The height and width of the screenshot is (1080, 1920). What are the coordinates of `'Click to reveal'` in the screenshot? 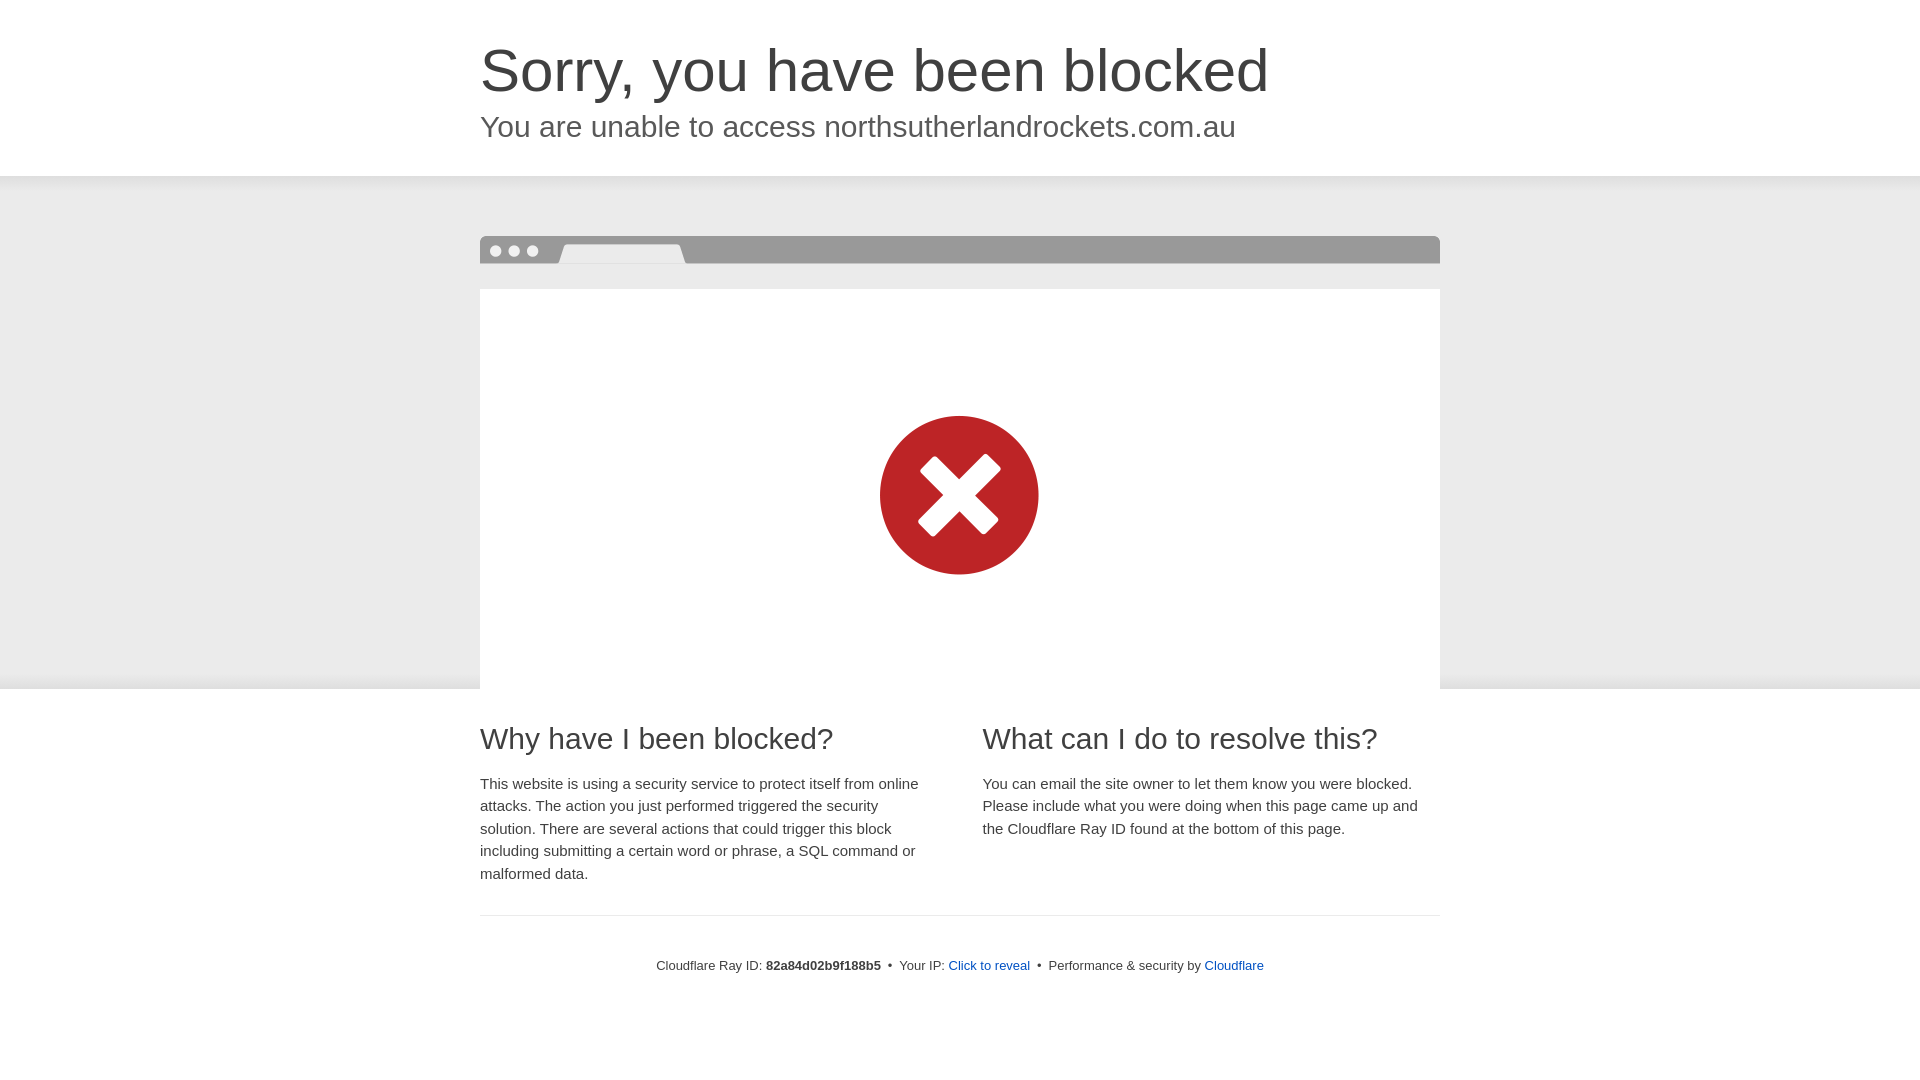 It's located at (989, 964).